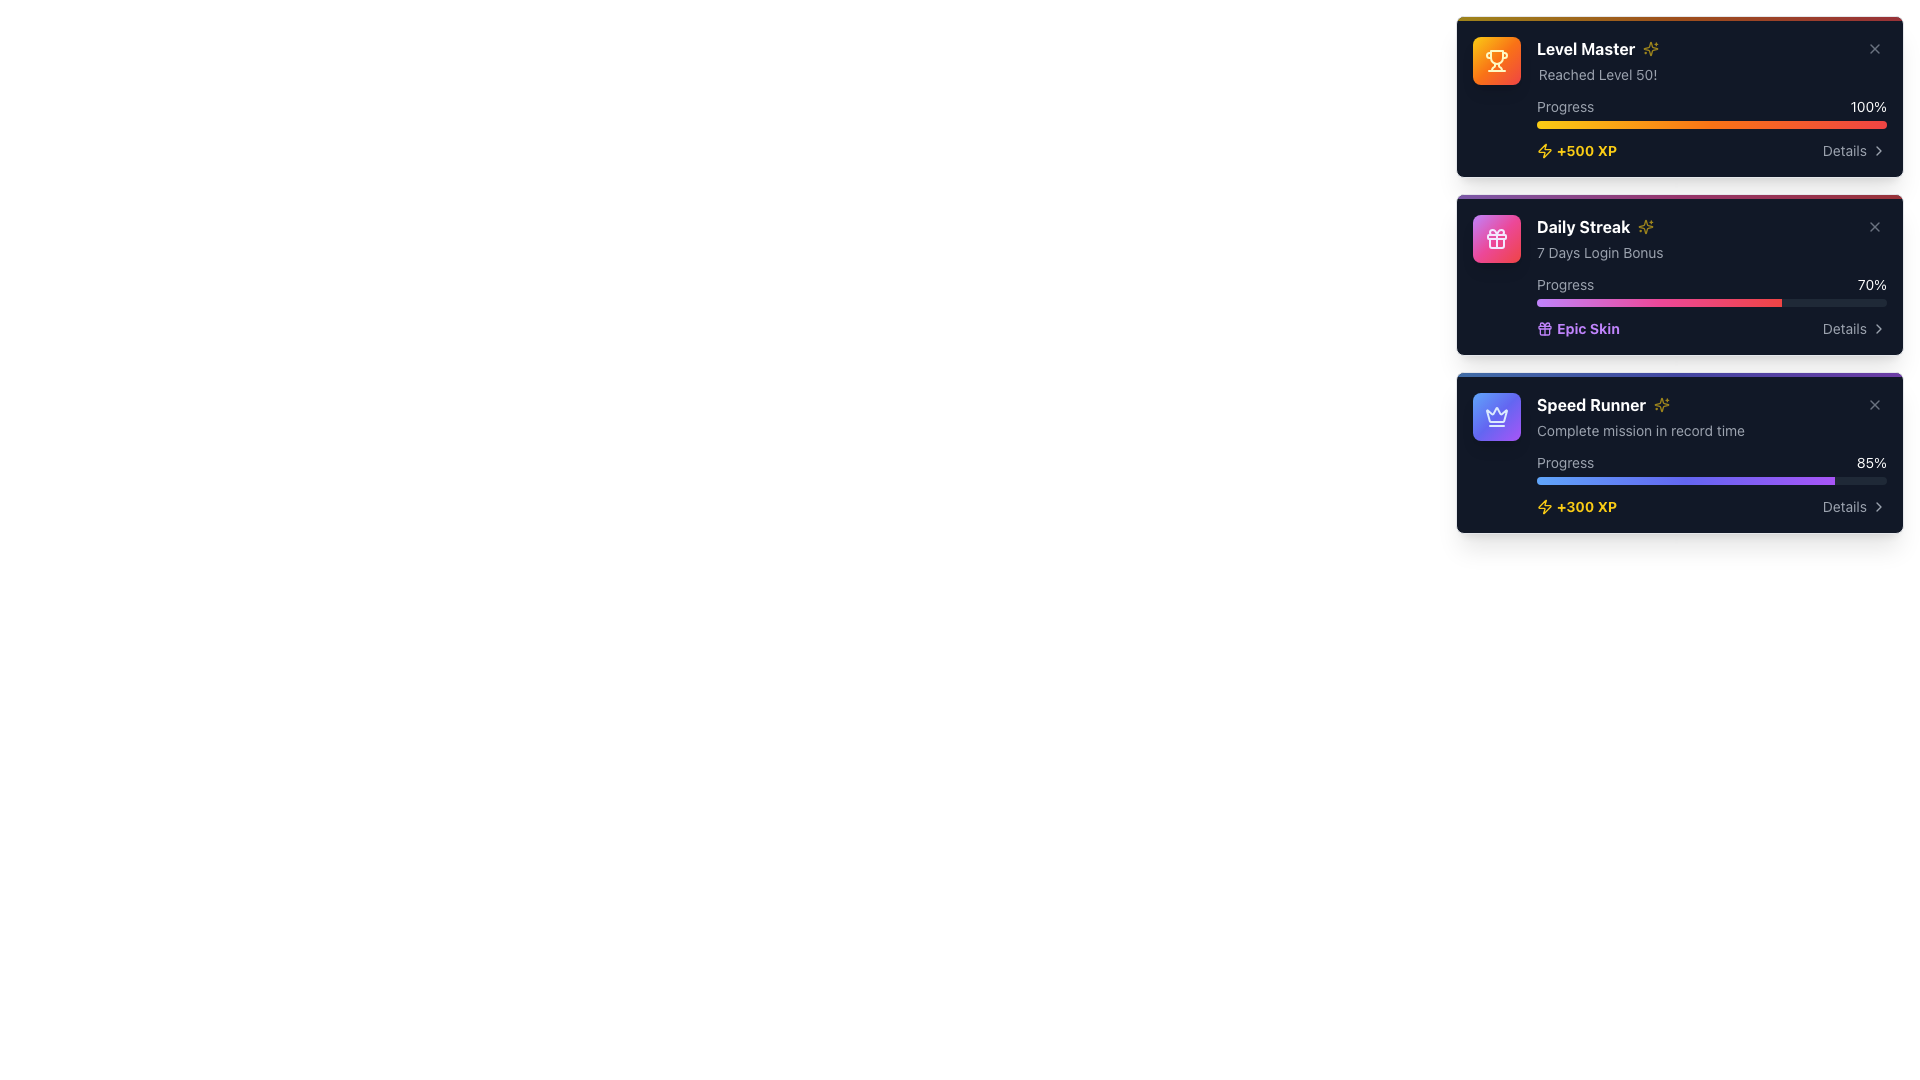  I want to click on the static text label displaying 'Progress' in light gray font, located beneath the title and descriptive text within the second card of a vertically stacked interface, so click(1564, 285).